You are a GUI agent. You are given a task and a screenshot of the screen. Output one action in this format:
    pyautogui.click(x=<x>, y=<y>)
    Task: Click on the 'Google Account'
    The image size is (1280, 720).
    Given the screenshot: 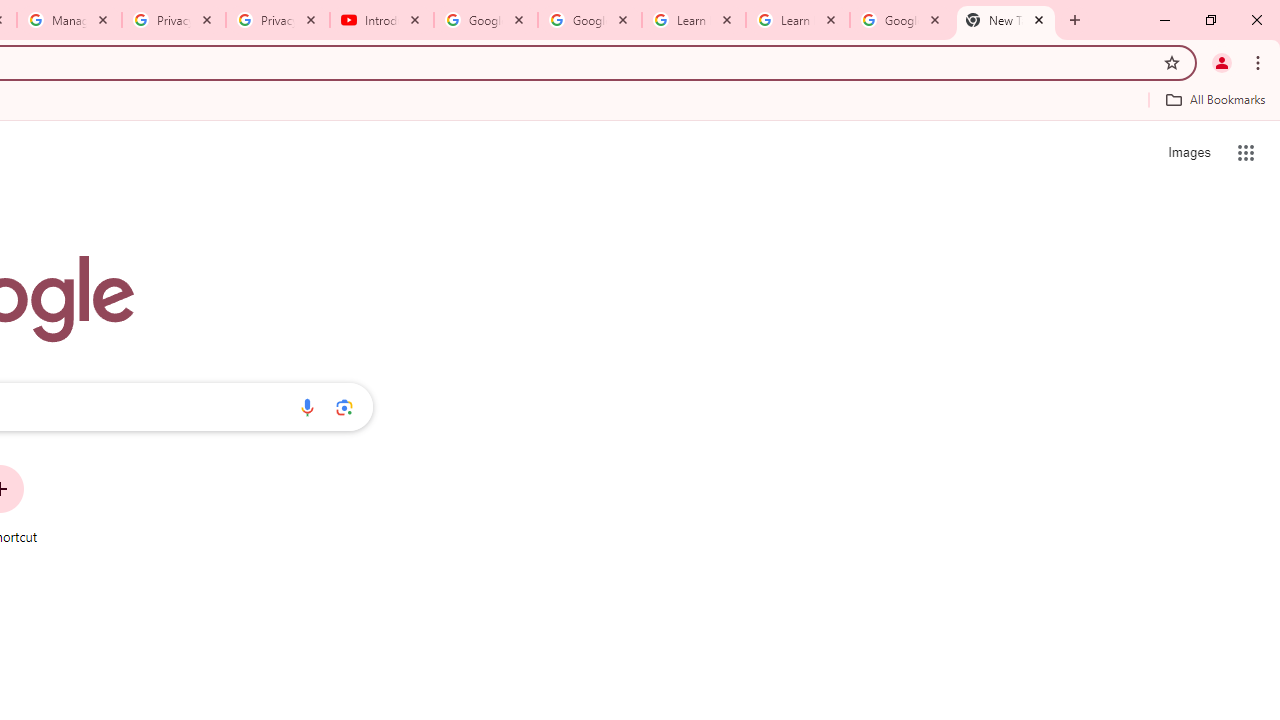 What is the action you would take?
    pyautogui.click(x=900, y=20)
    